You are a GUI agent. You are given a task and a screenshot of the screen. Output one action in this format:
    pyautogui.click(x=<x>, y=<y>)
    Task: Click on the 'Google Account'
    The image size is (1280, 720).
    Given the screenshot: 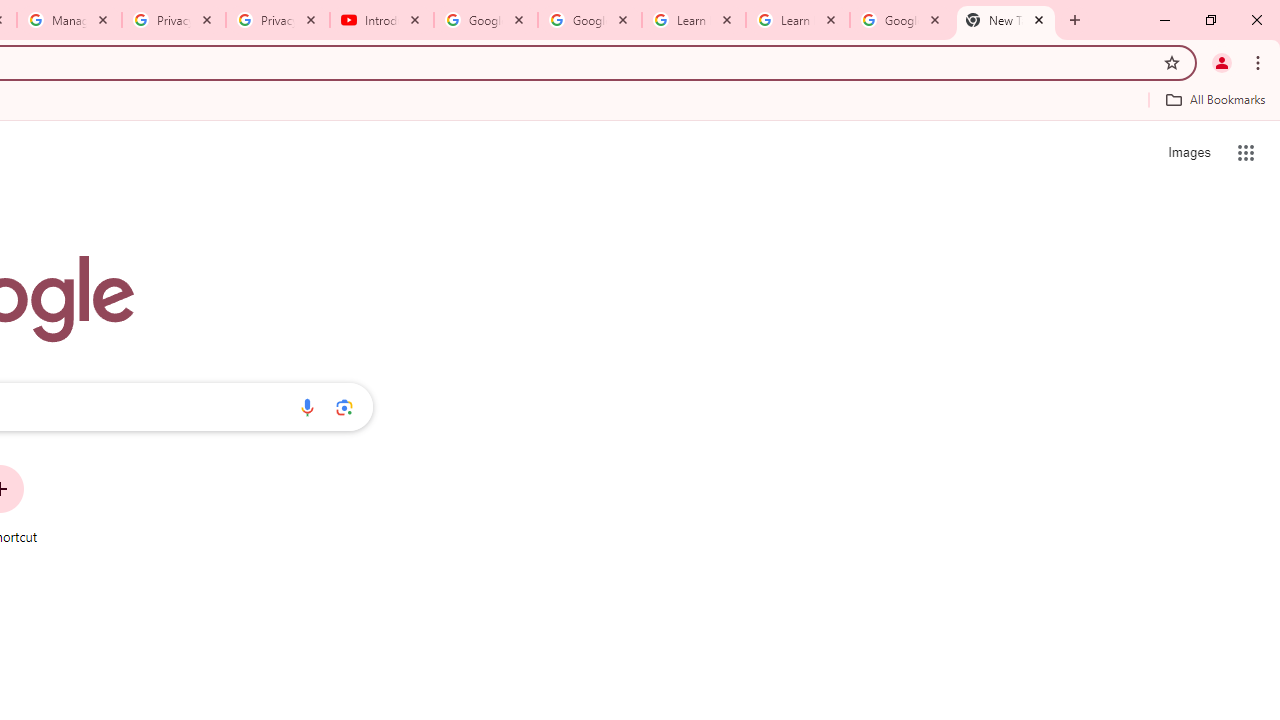 What is the action you would take?
    pyautogui.click(x=900, y=20)
    